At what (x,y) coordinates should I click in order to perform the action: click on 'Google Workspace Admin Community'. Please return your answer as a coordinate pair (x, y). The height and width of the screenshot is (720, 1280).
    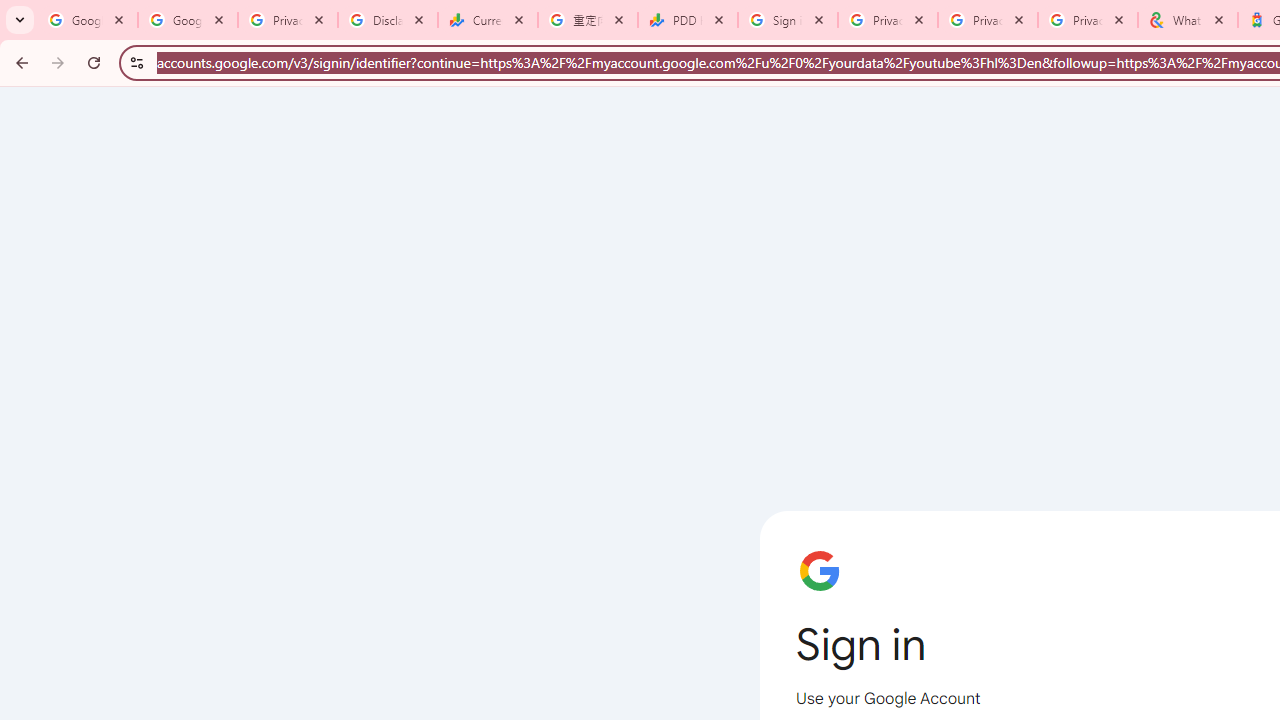
    Looking at the image, I should click on (86, 20).